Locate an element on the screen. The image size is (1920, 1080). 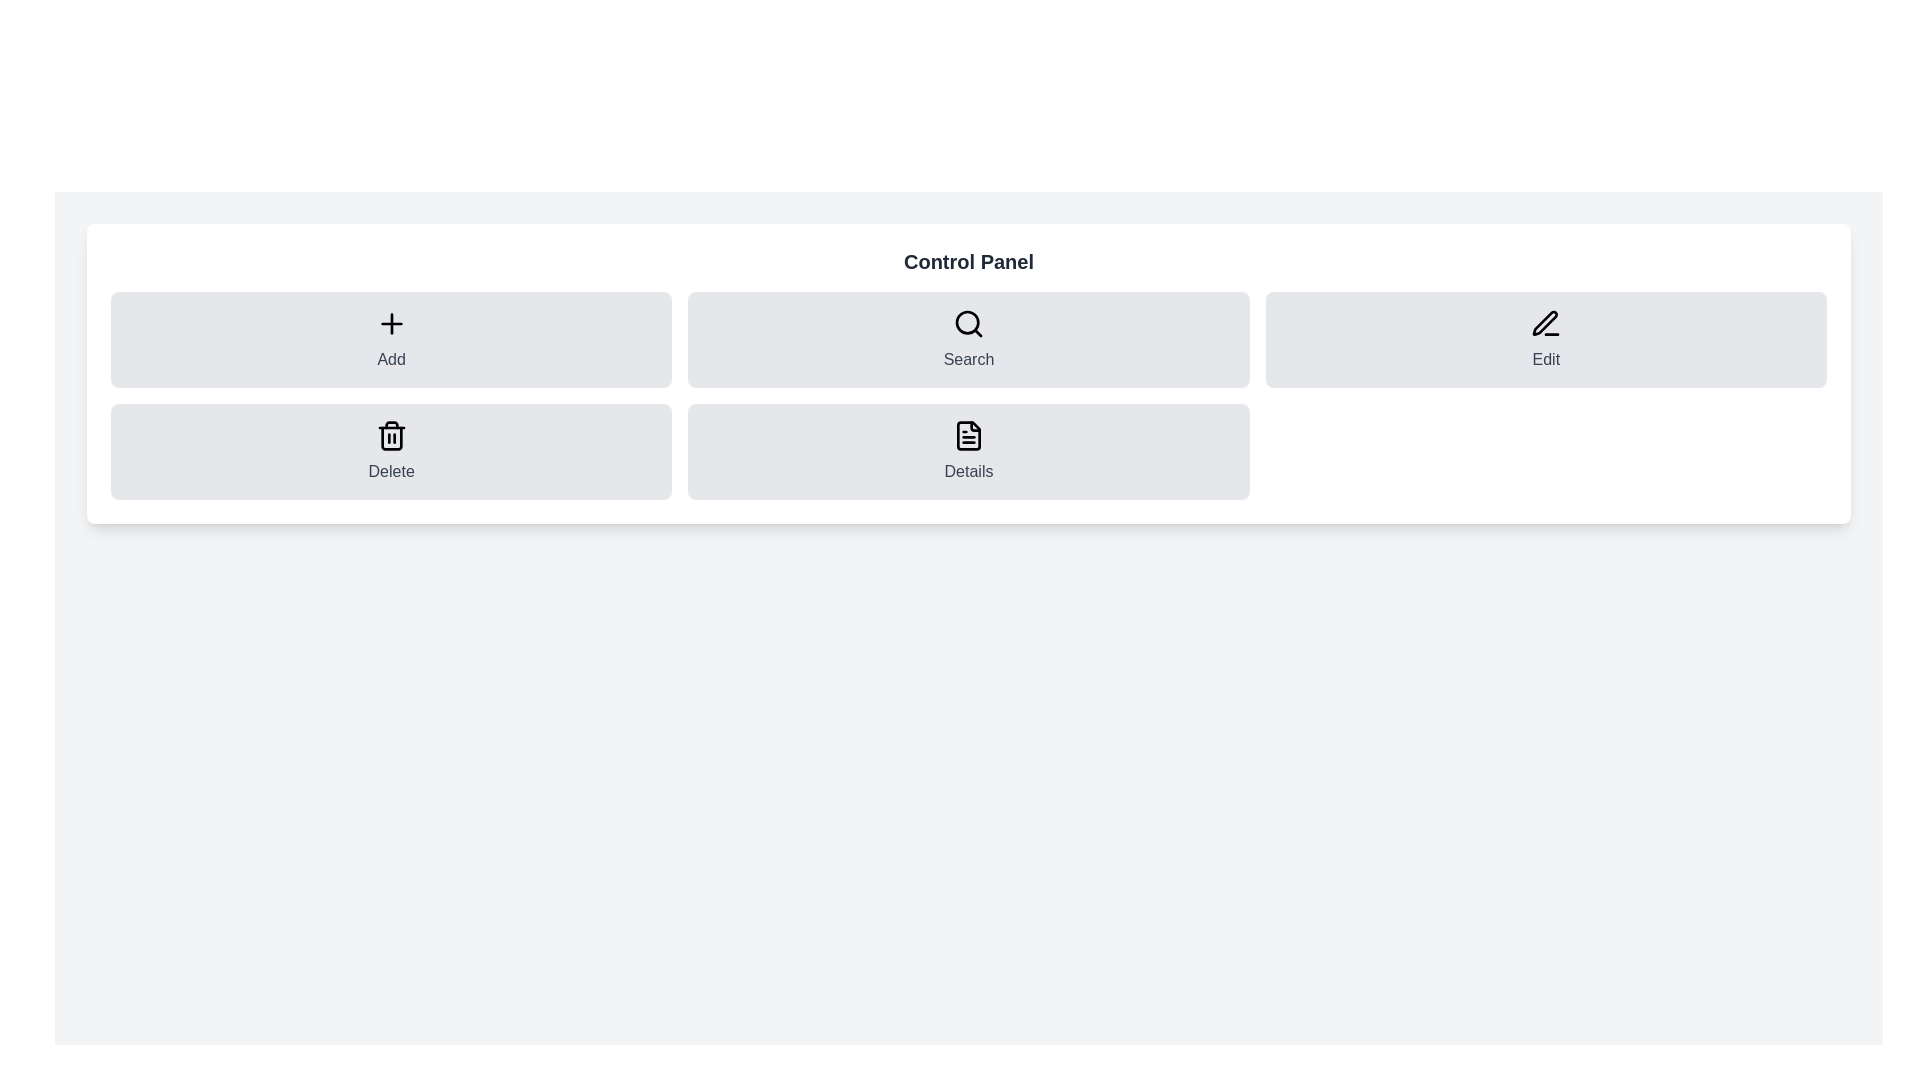
the tooltip with black background and white text that says 'Find existing records.' located below the 'Search' button is located at coordinates (969, 412).